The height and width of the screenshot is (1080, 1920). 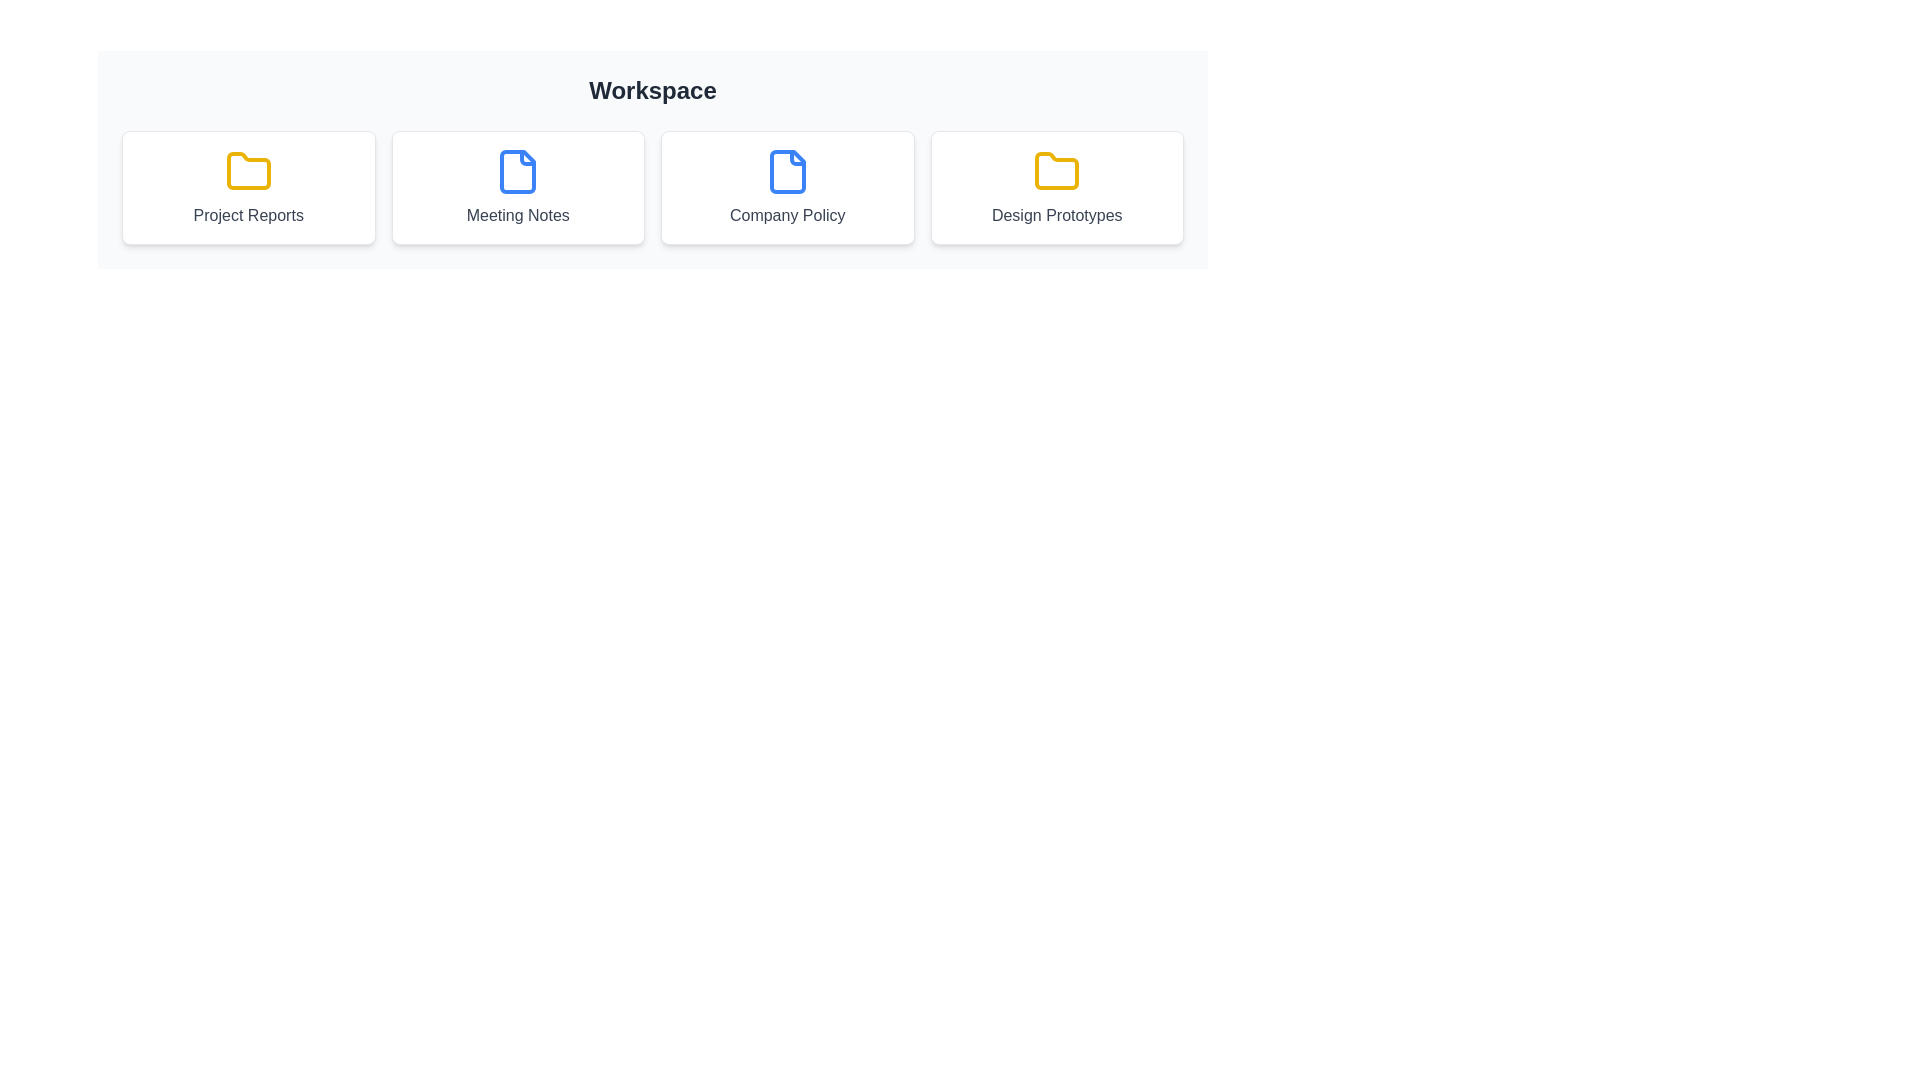 What do you see at coordinates (518, 171) in the screenshot?
I see `the file or document icon representing 'Meeting Notes', located in the center of the second card in the 'Workspace' section` at bounding box center [518, 171].